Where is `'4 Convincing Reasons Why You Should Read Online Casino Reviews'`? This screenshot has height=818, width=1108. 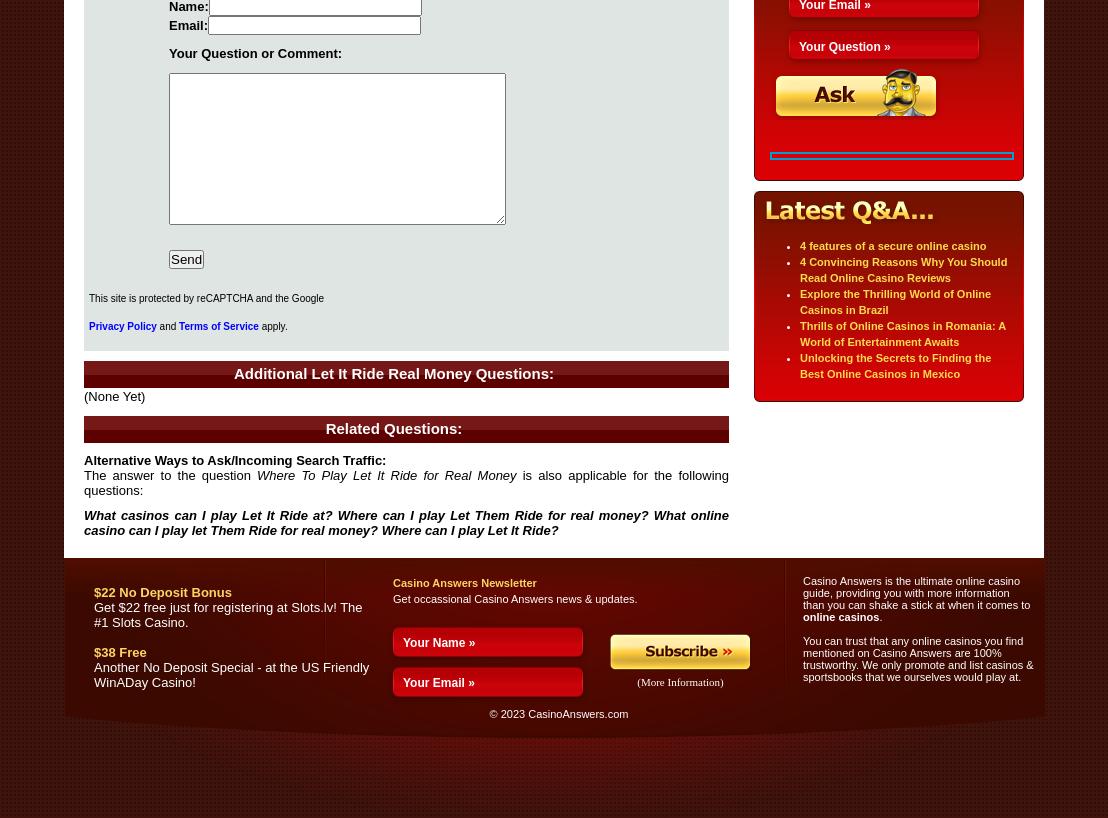
'4 Convincing Reasons Why You Should Read Online Casino Reviews' is located at coordinates (902, 270).